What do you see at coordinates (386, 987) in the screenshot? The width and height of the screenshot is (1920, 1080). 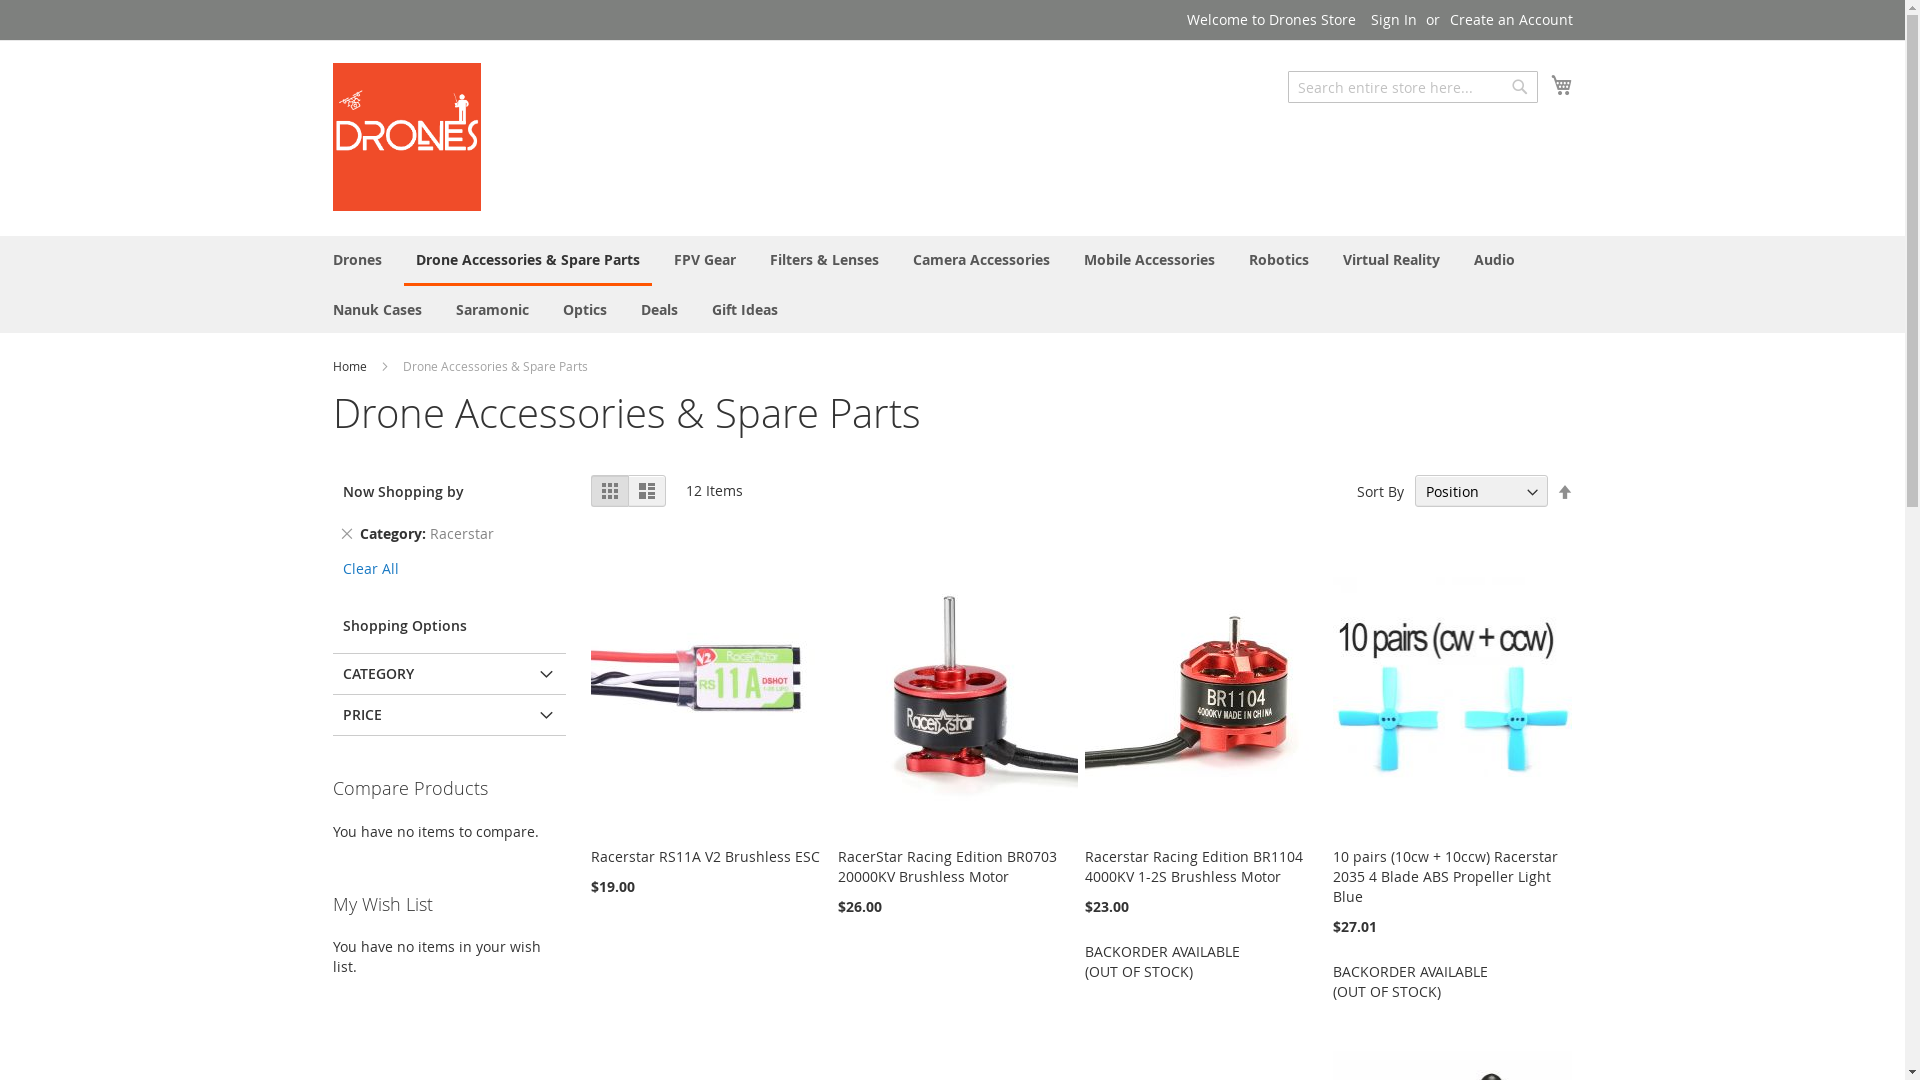 I see `'Add to Cart'` at bounding box center [386, 987].